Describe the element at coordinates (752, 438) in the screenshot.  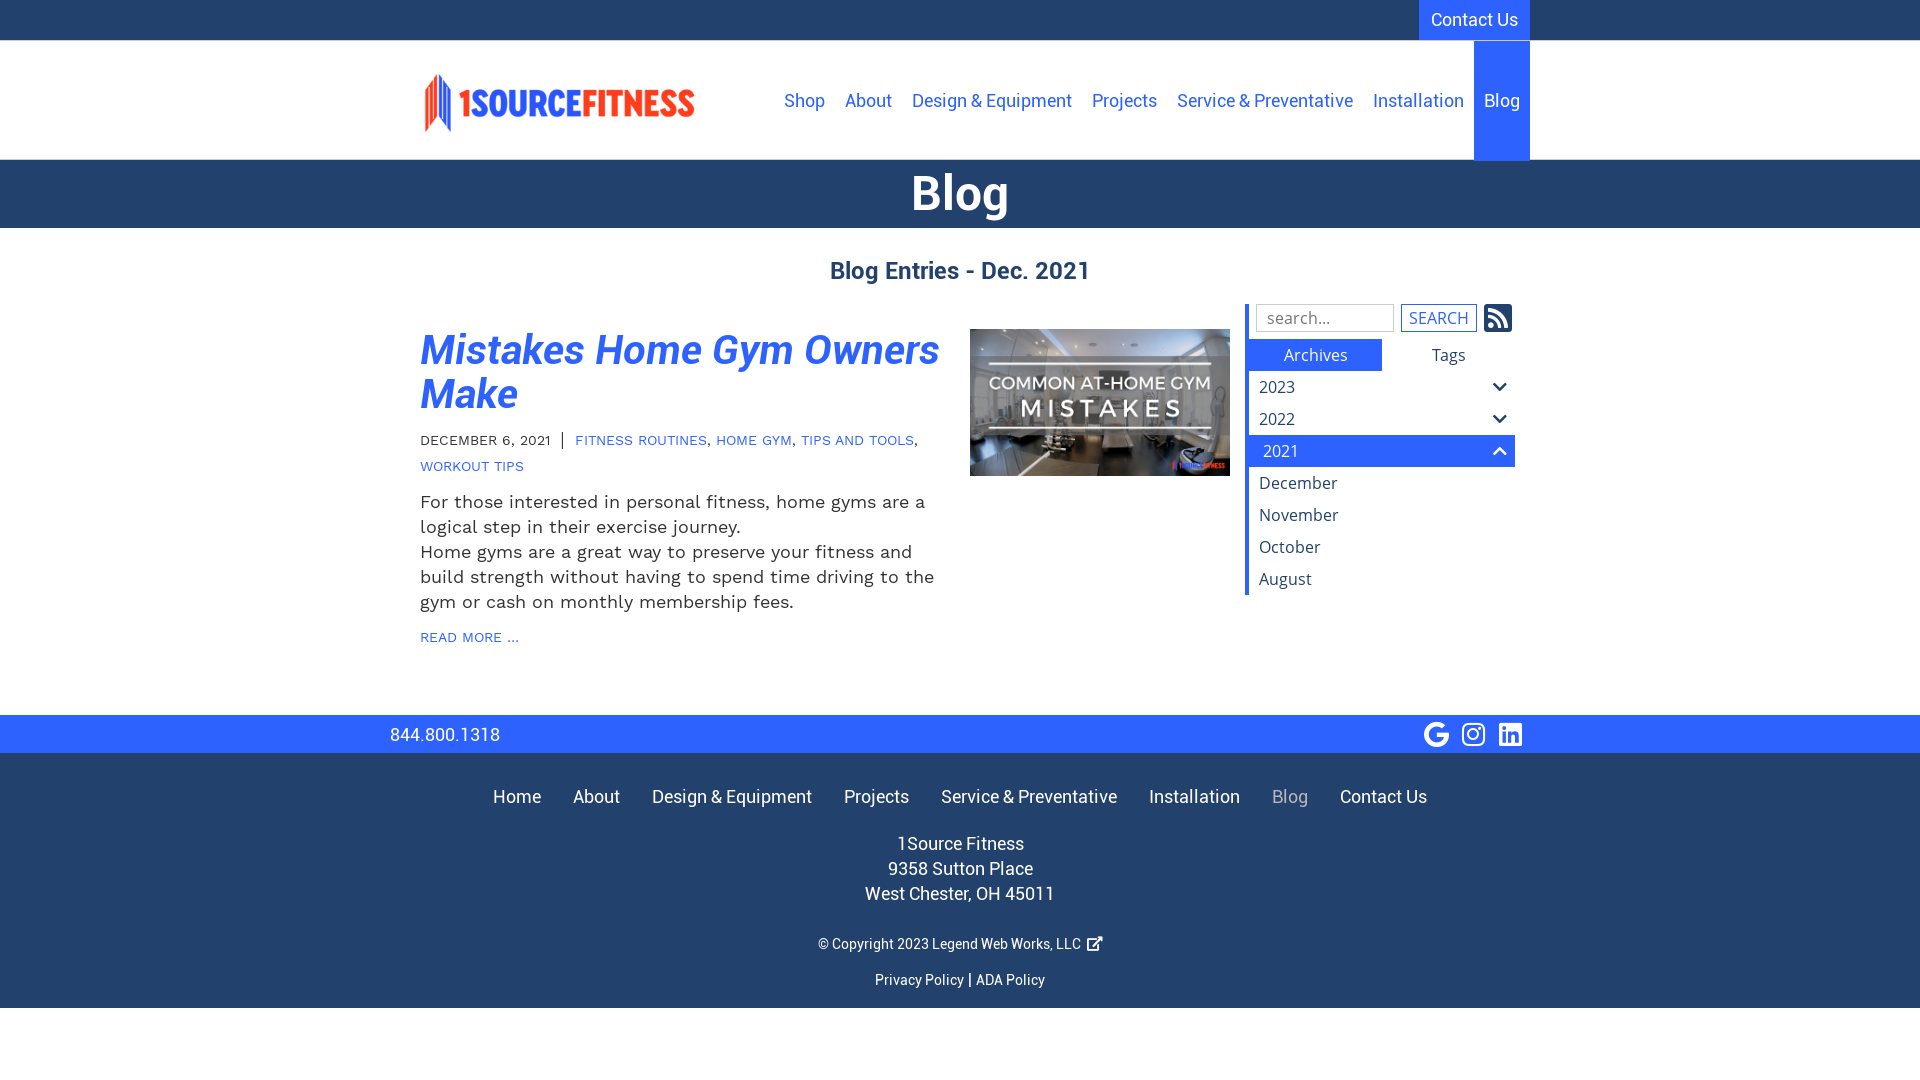
I see `'HOME GYM'` at that location.